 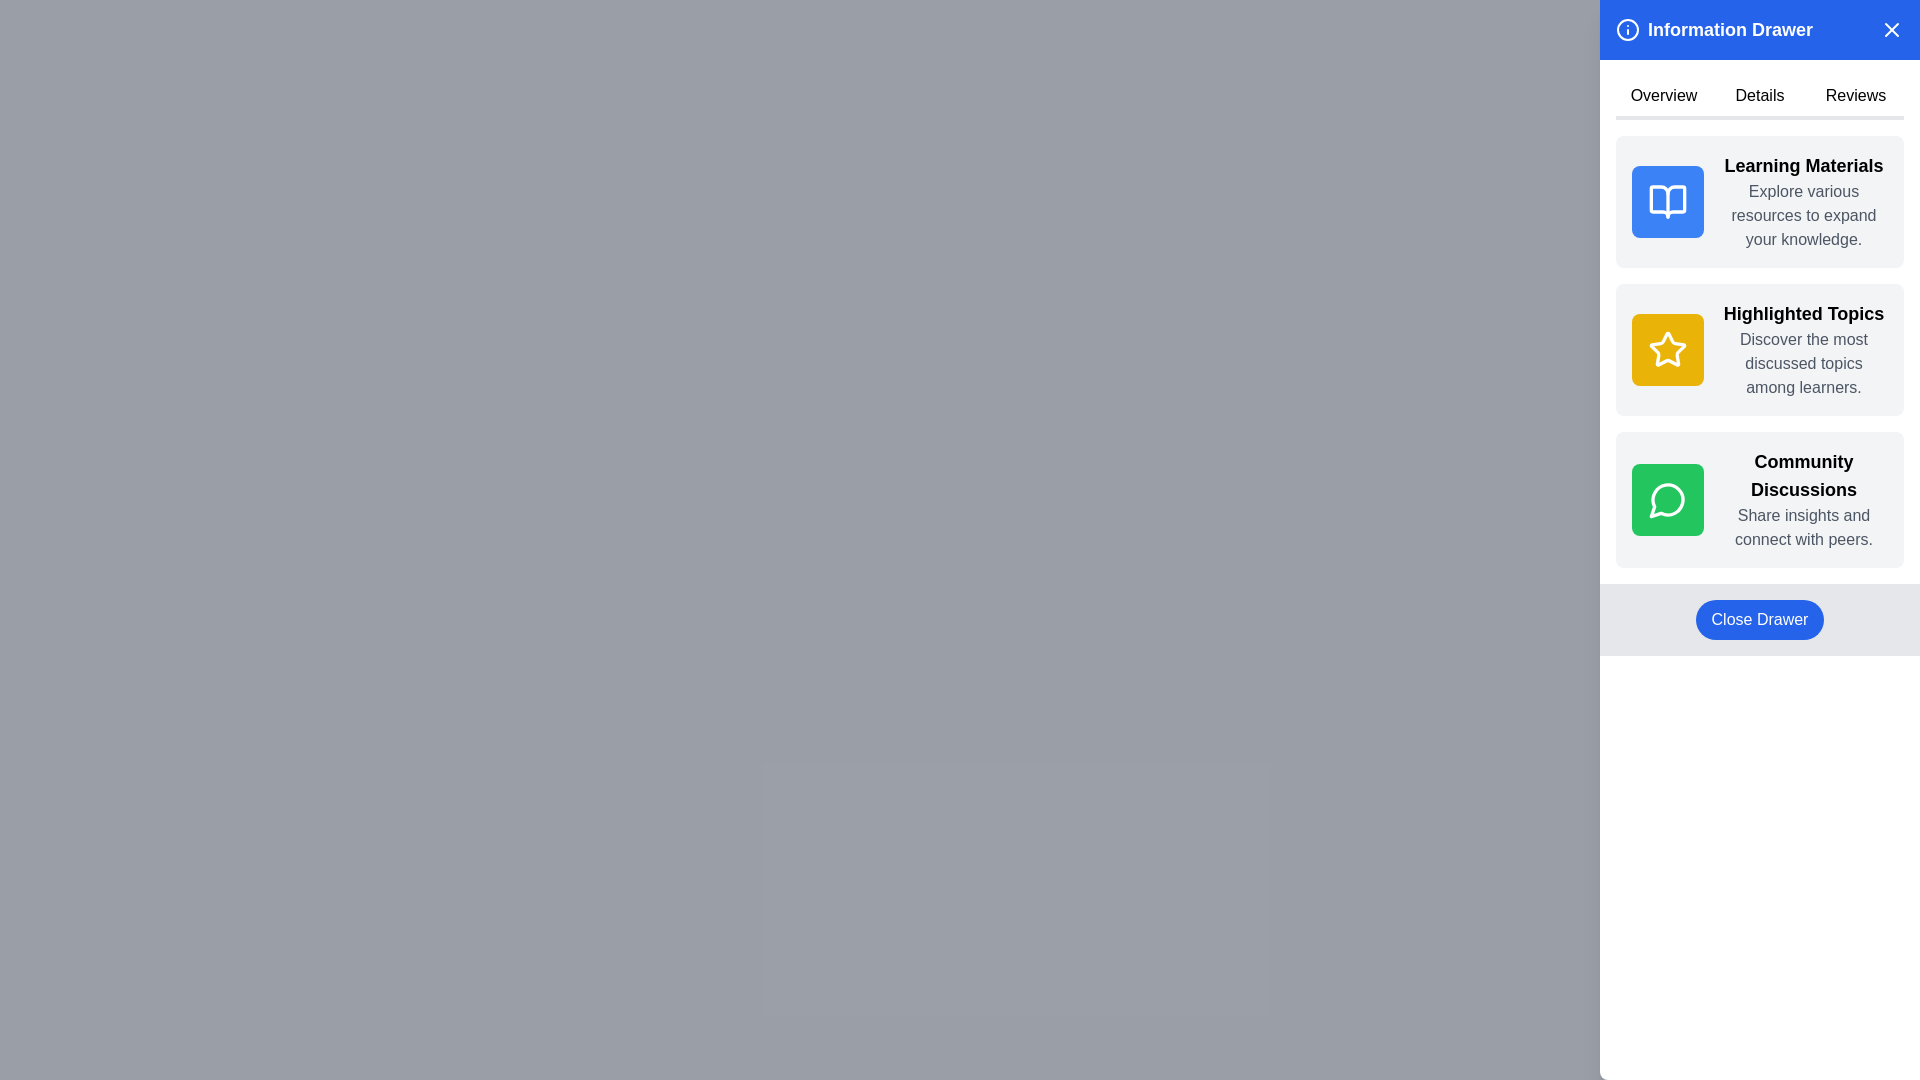 I want to click on the icon representing highlighted topics located in the 'Highlighted Topics' panel, positioned between 'Learning Materials' and 'Community Discussions', so click(x=1668, y=348).